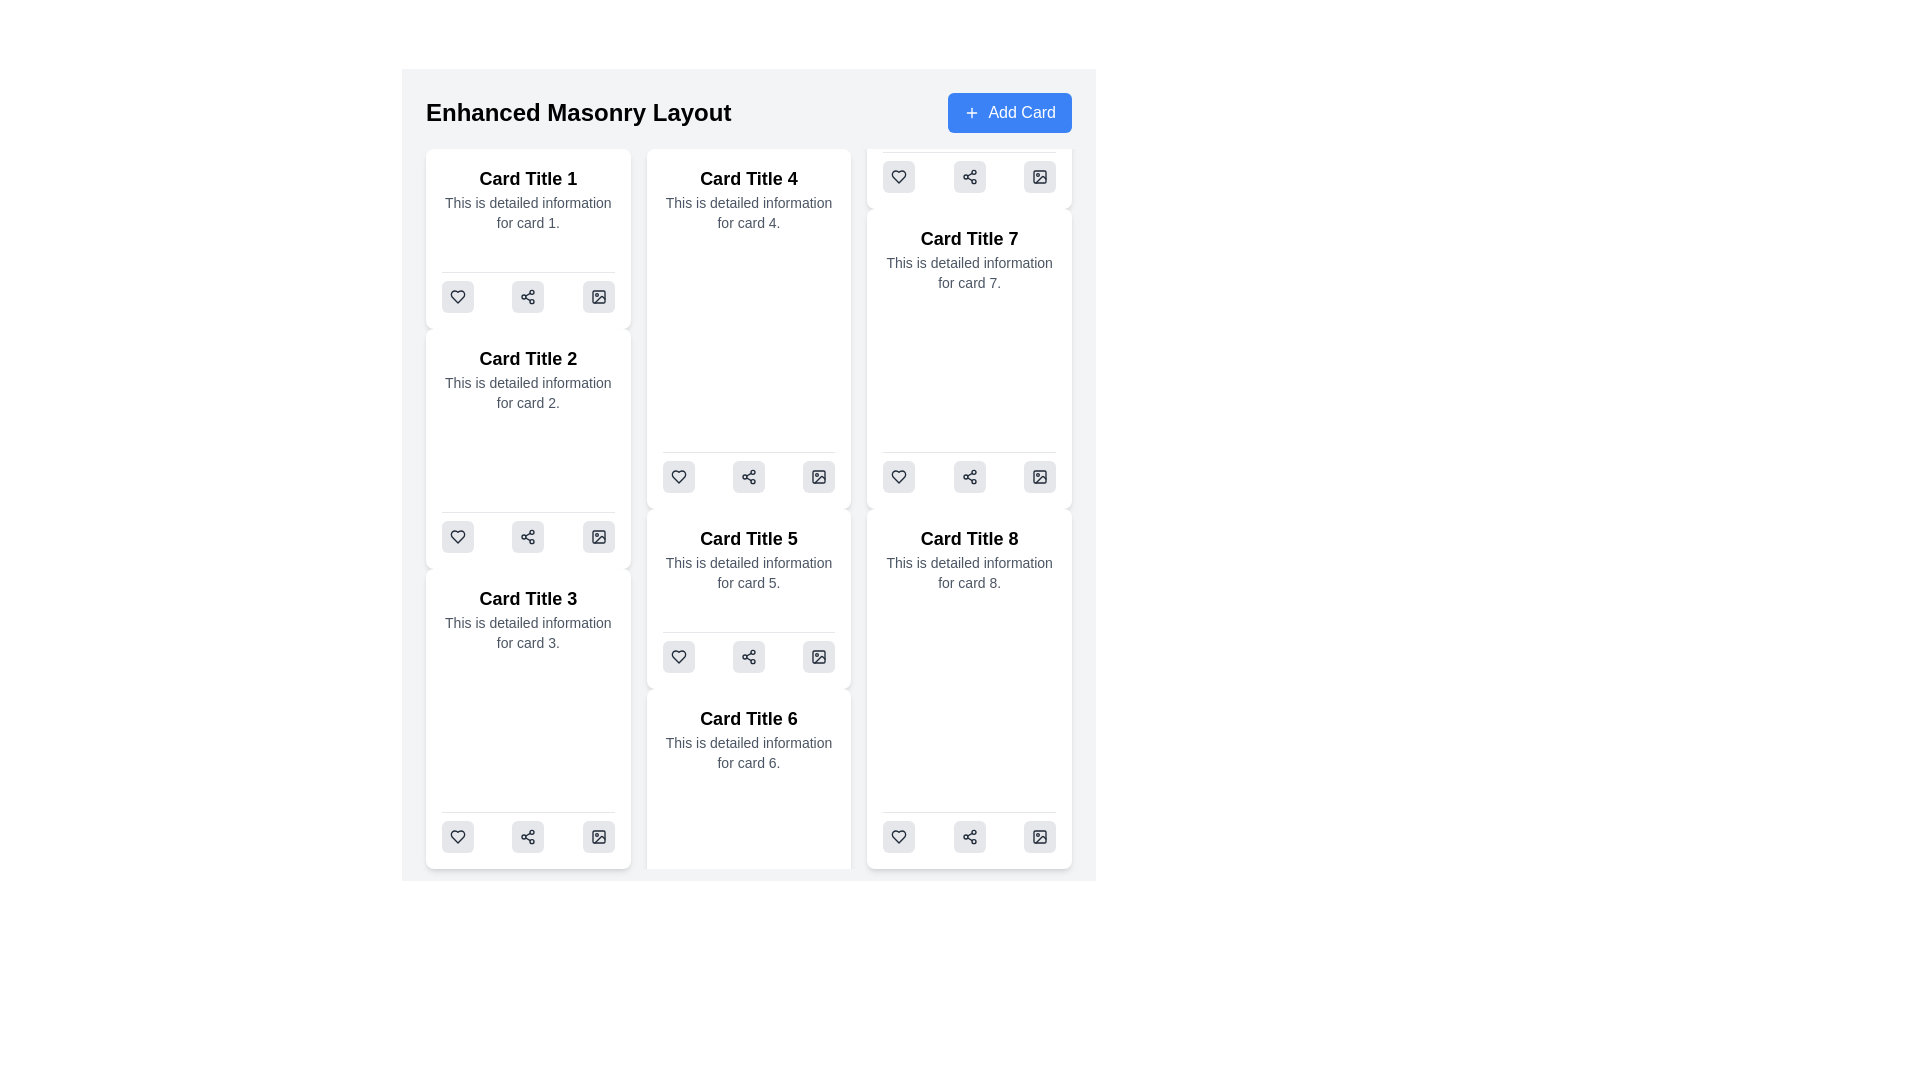 The height and width of the screenshot is (1080, 1920). I want to click on the text block containing the description 'This is detailed information for card 7.' located below the heading 'Card Title 7' in the second column of the third row within a grid layout, so click(969, 273).